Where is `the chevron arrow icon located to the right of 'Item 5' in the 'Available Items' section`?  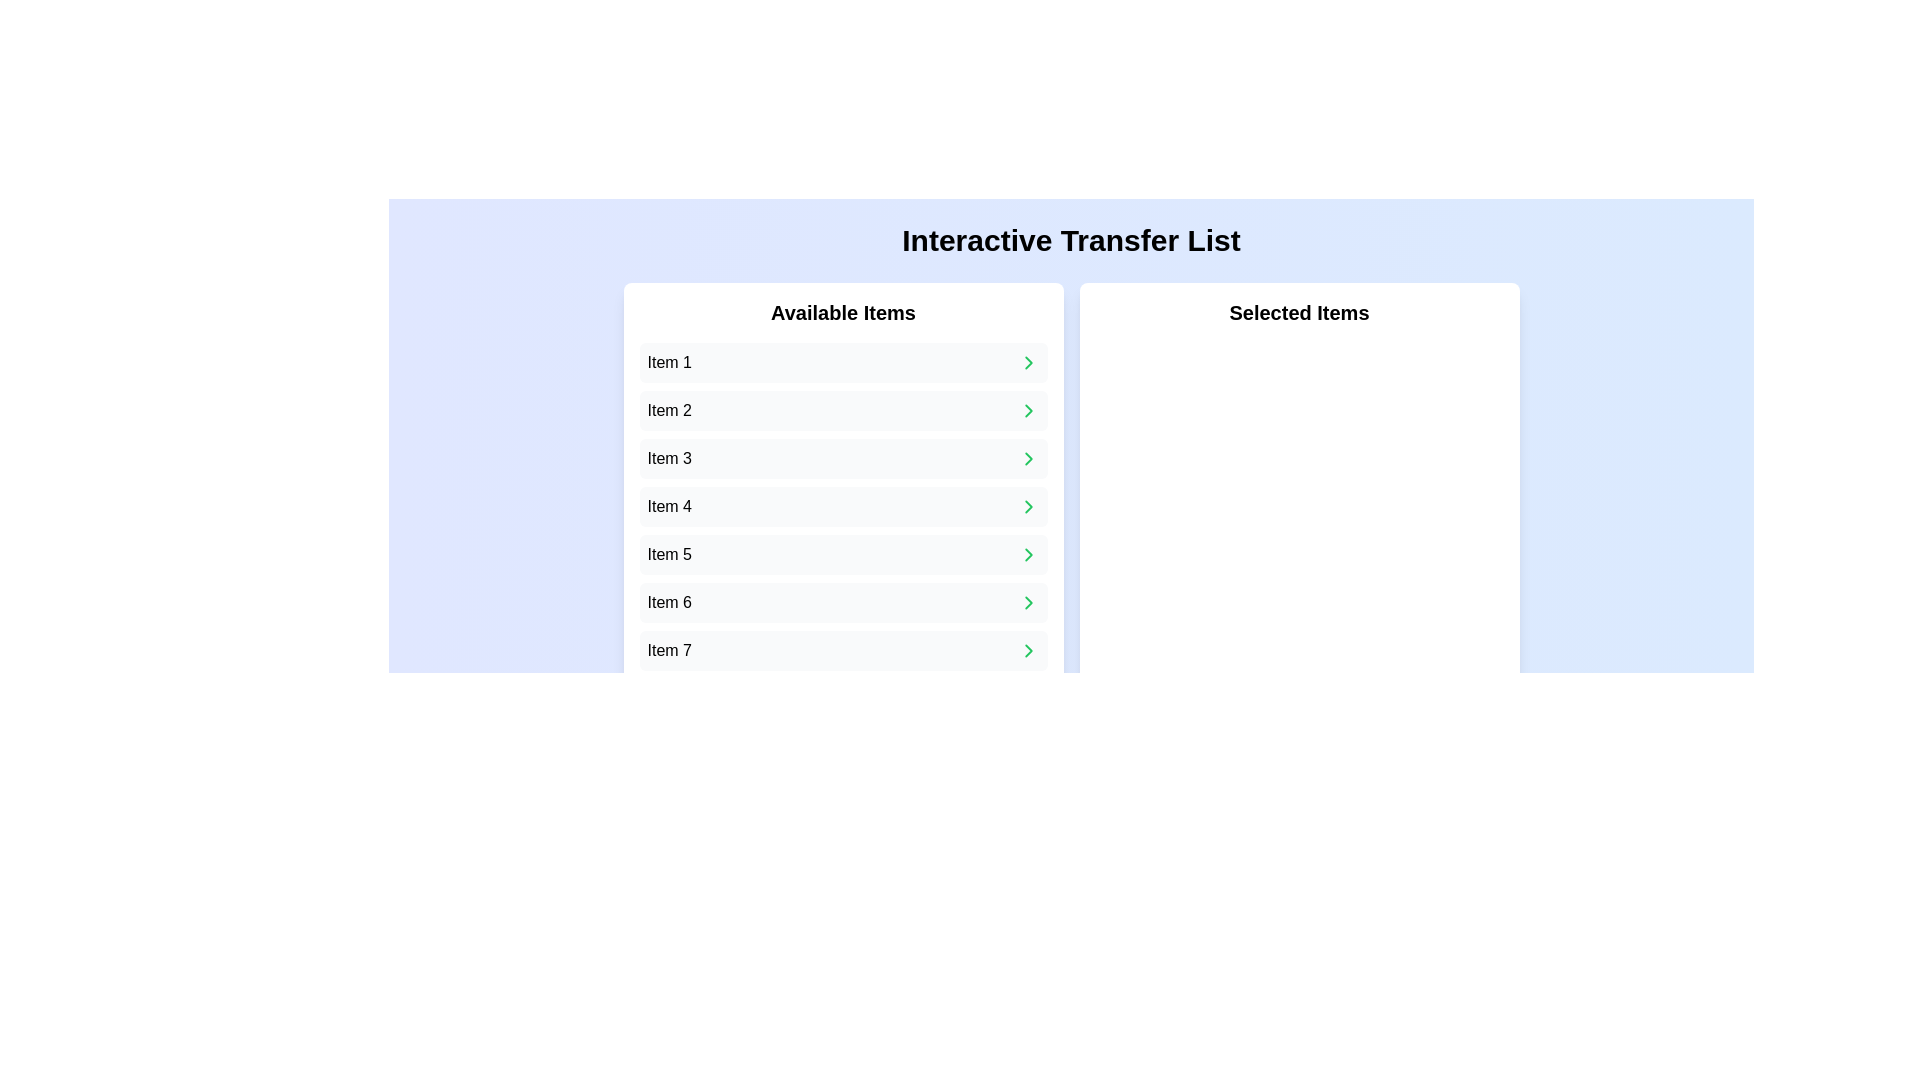
the chevron arrow icon located to the right of 'Item 5' in the 'Available Items' section is located at coordinates (1028, 555).